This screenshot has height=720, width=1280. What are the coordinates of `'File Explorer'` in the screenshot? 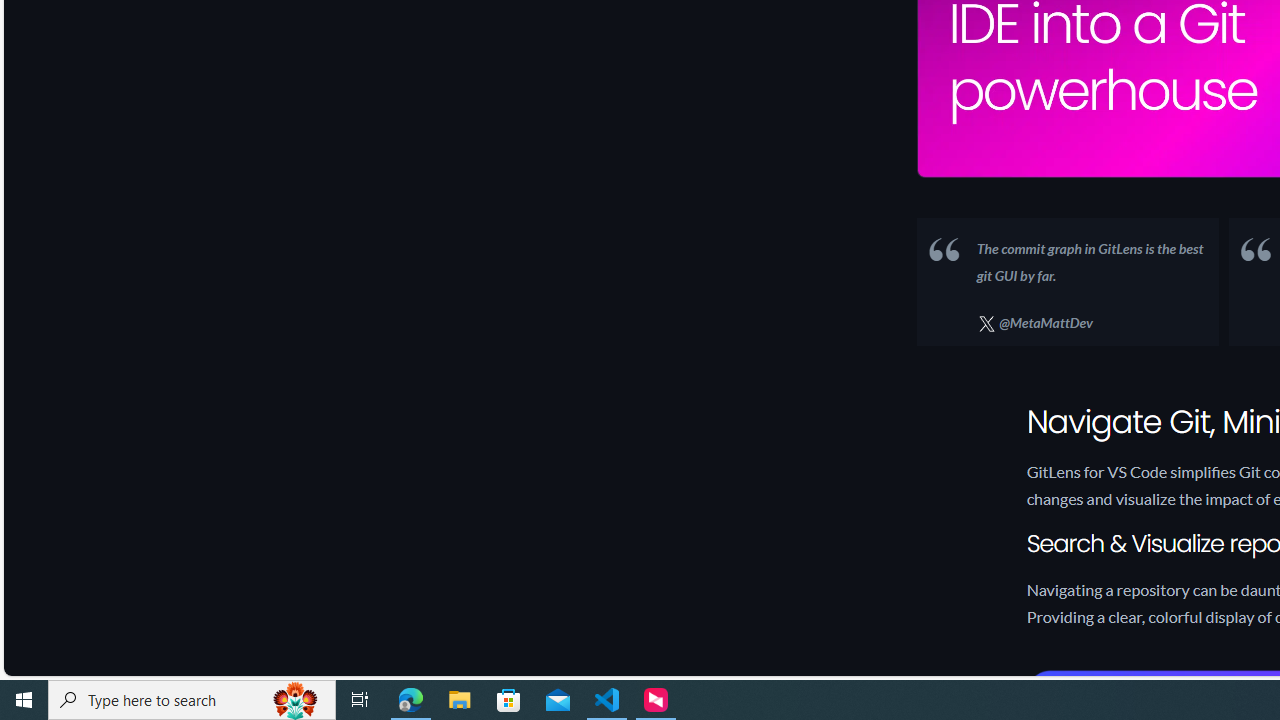 It's located at (459, 698).